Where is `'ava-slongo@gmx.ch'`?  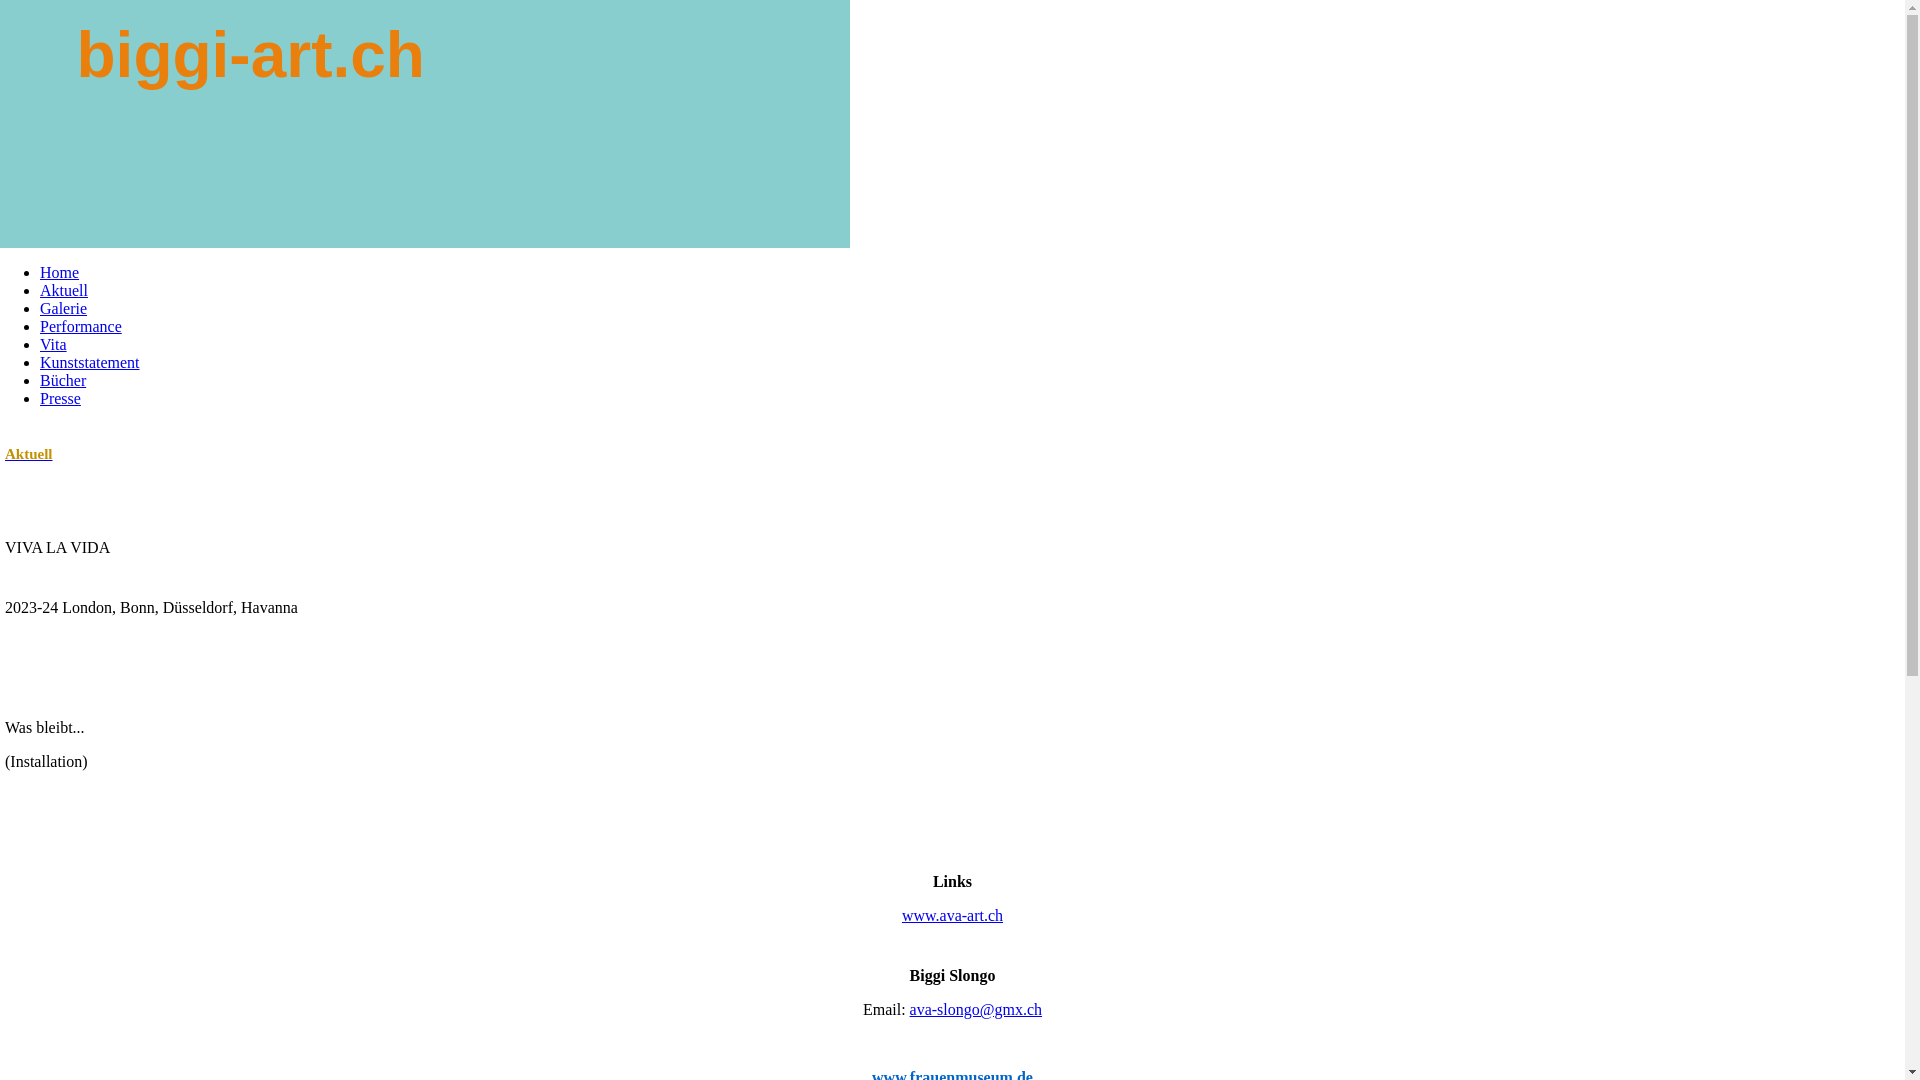 'ava-slongo@gmx.ch' is located at coordinates (975, 1009).